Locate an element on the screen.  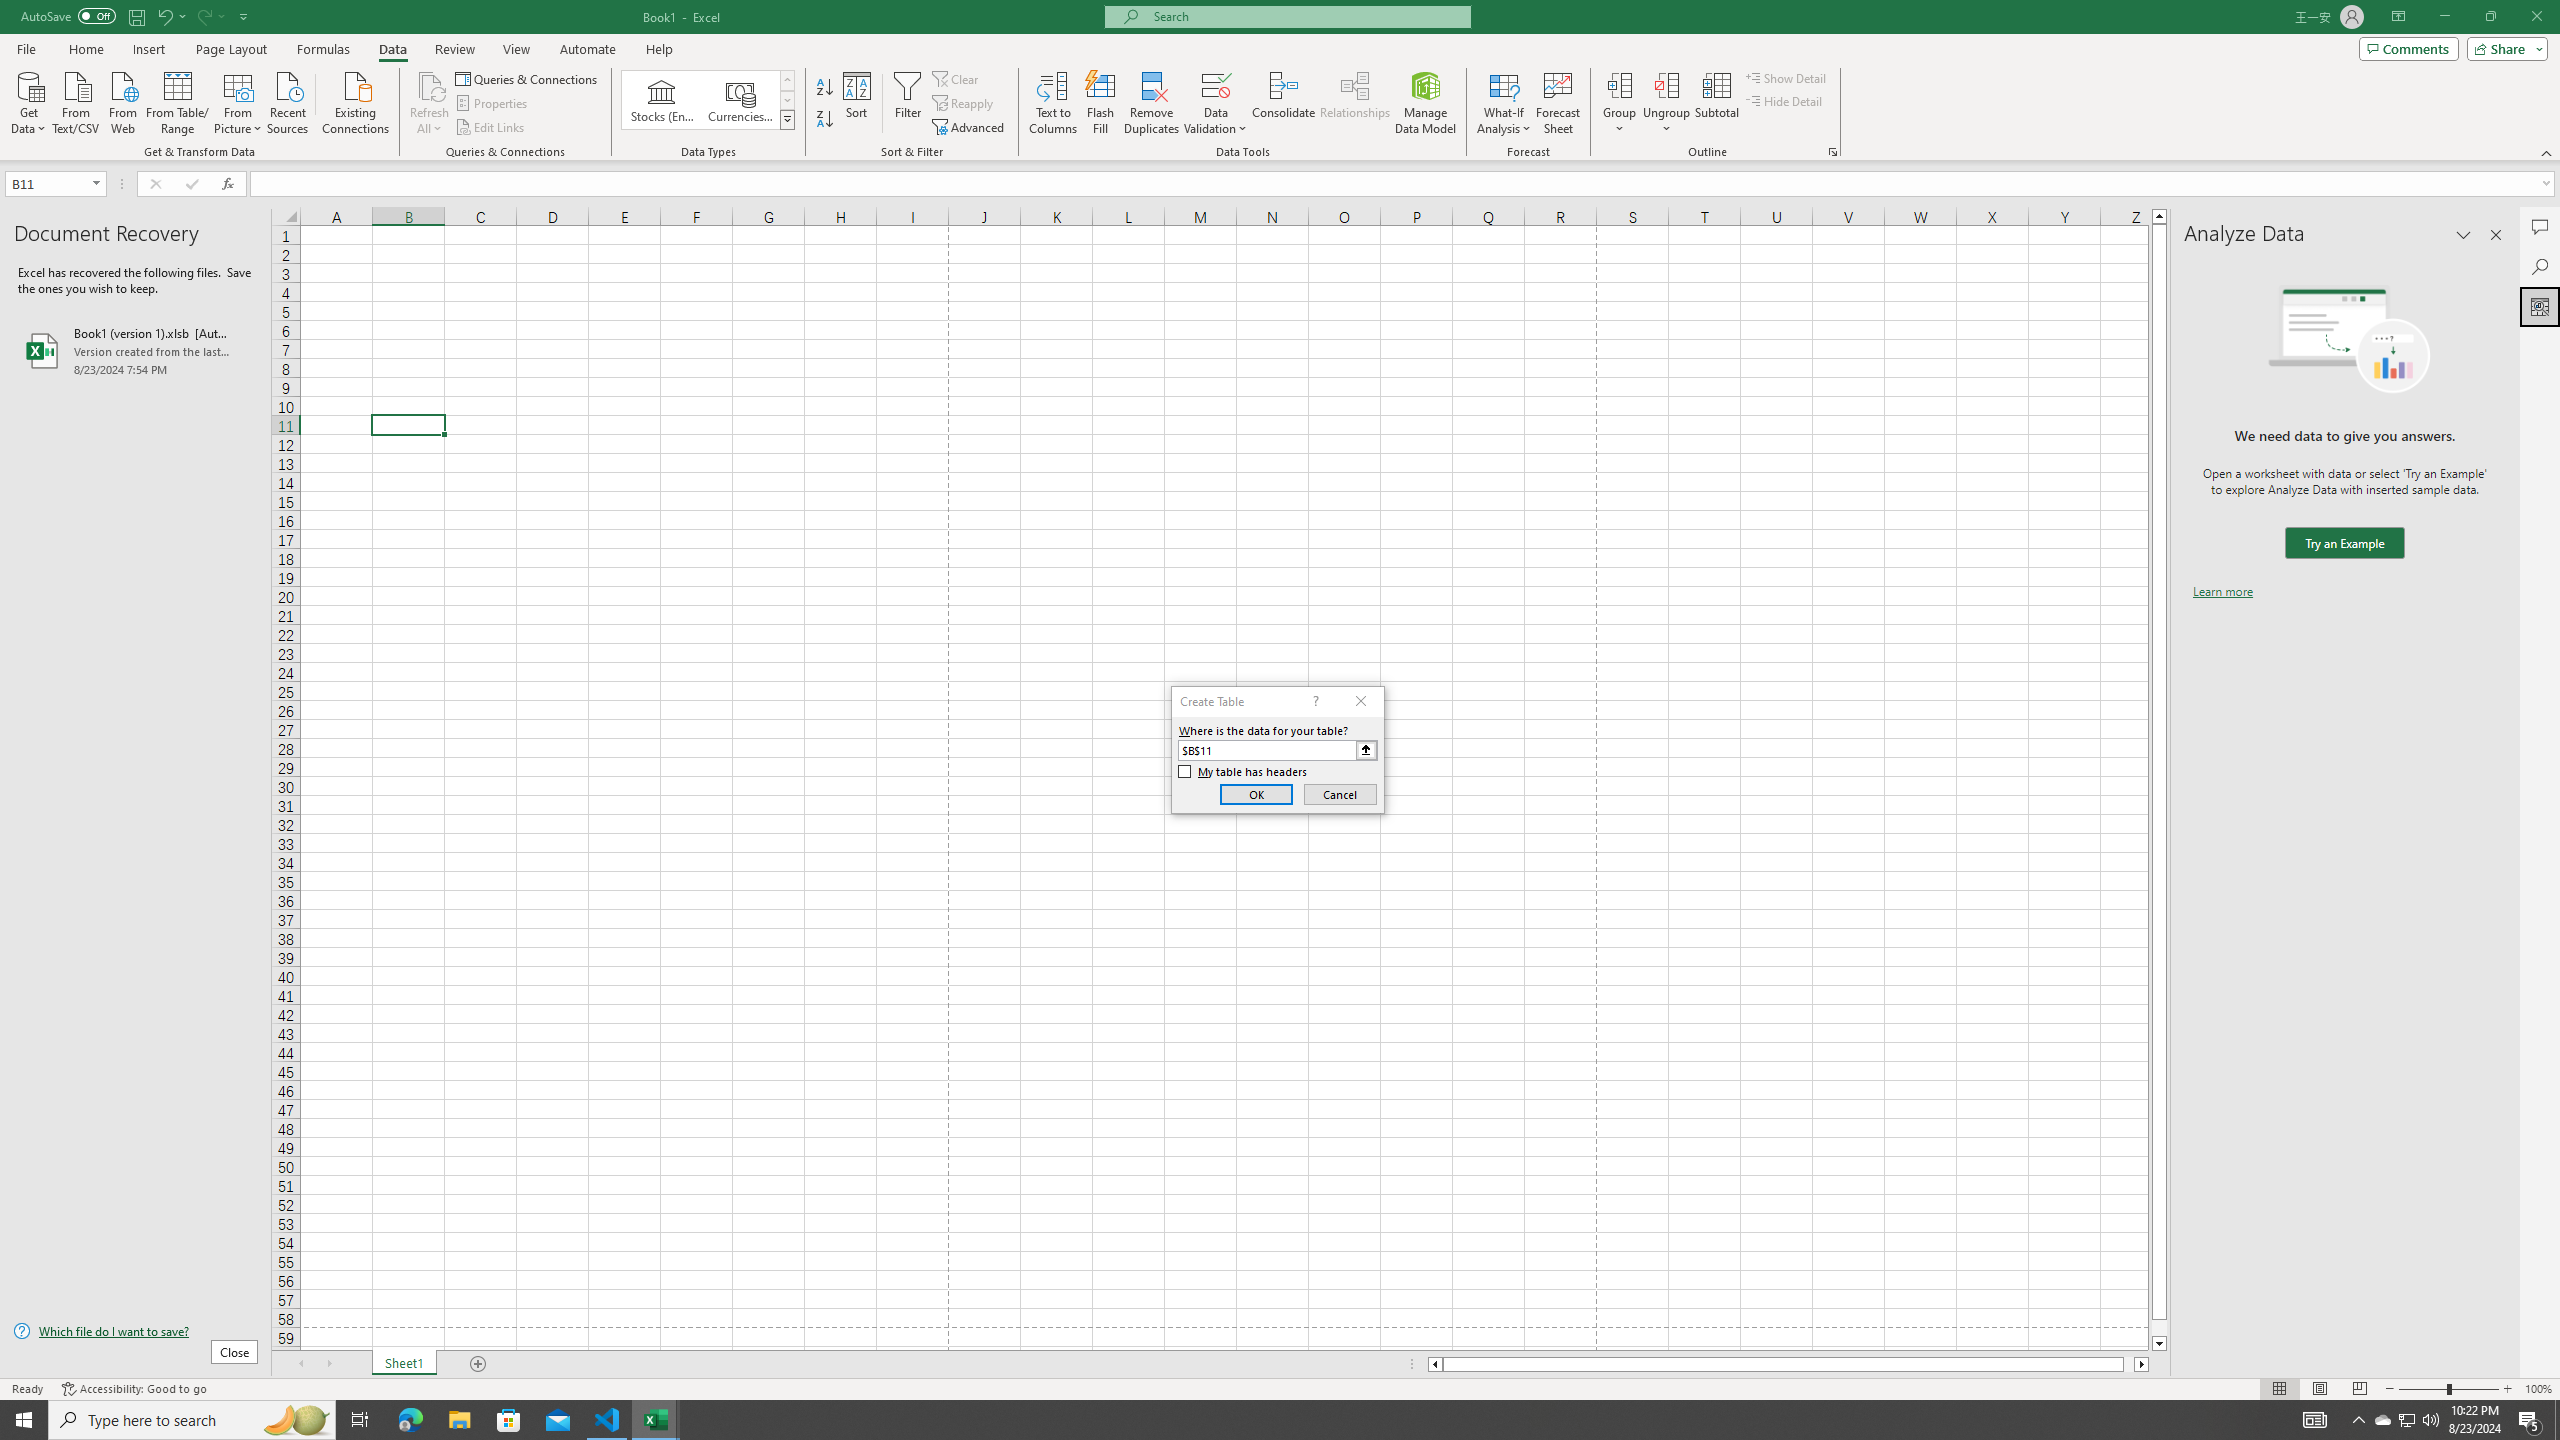
'Line up' is located at coordinates (2159, 215).